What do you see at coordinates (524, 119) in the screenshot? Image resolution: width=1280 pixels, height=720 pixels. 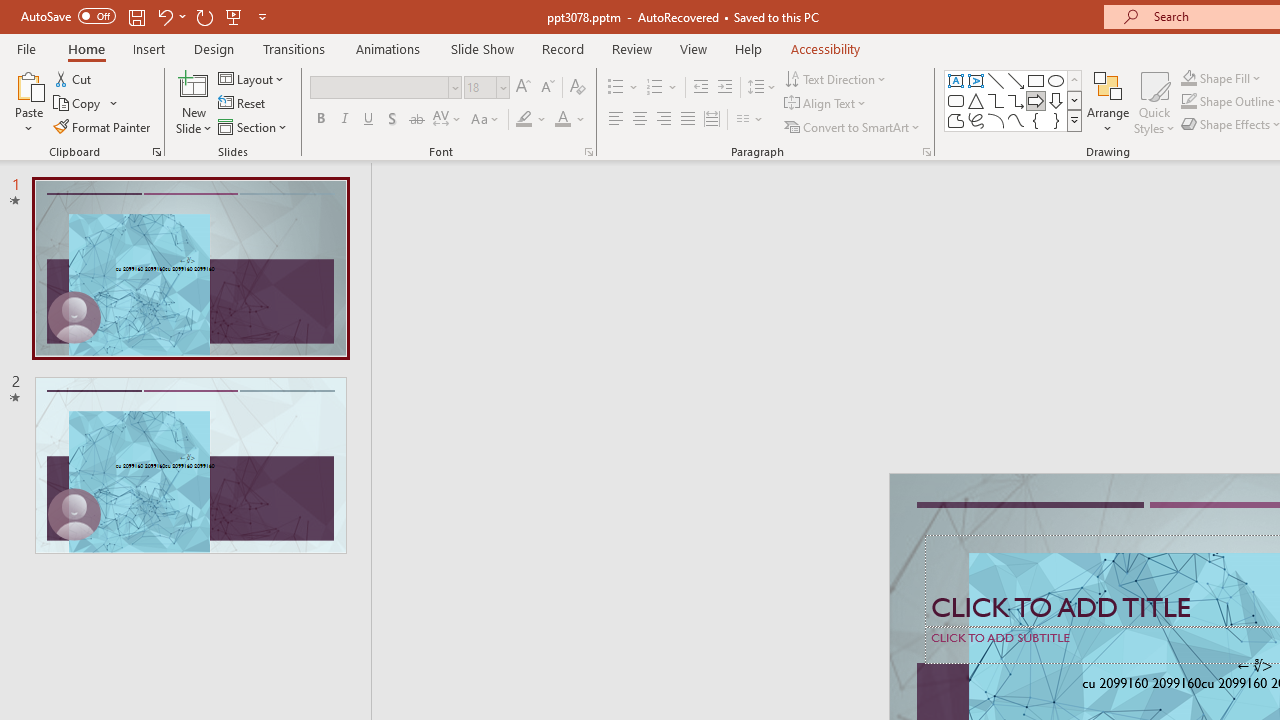 I see `'Text Highlight Color Yellow'` at bounding box center [524, 119].